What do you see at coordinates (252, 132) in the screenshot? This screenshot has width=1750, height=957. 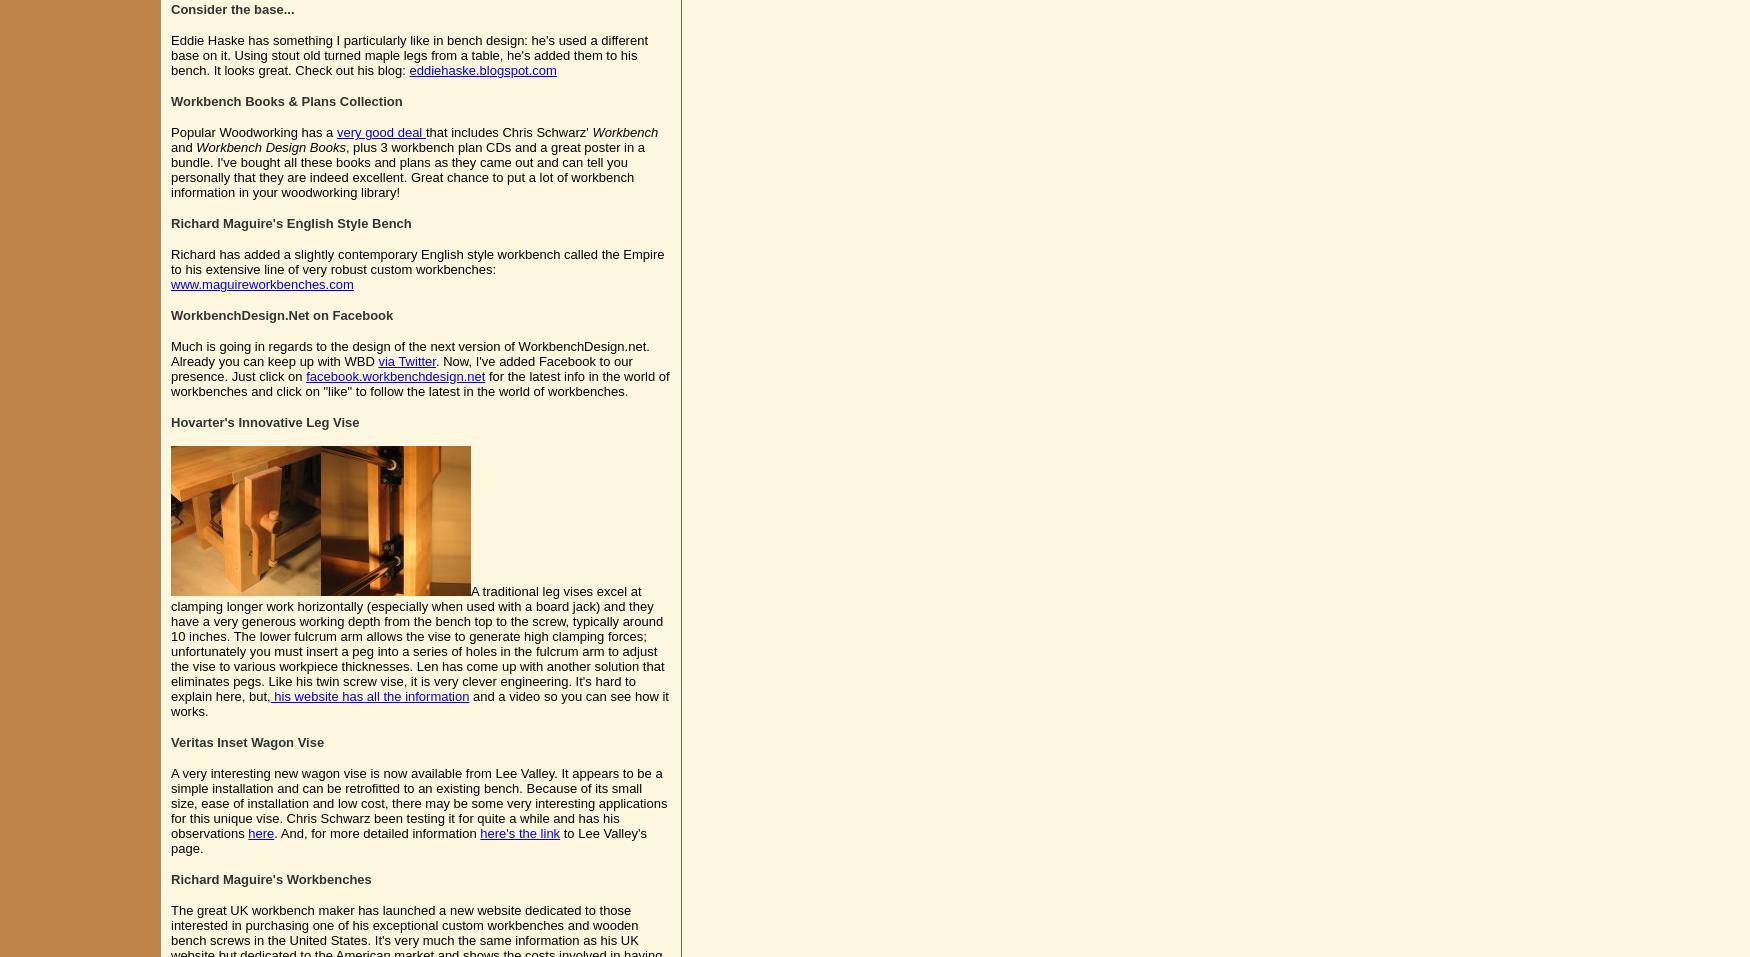 I see `'Popular Woodworking has a'` at bounding box center [252, 132].